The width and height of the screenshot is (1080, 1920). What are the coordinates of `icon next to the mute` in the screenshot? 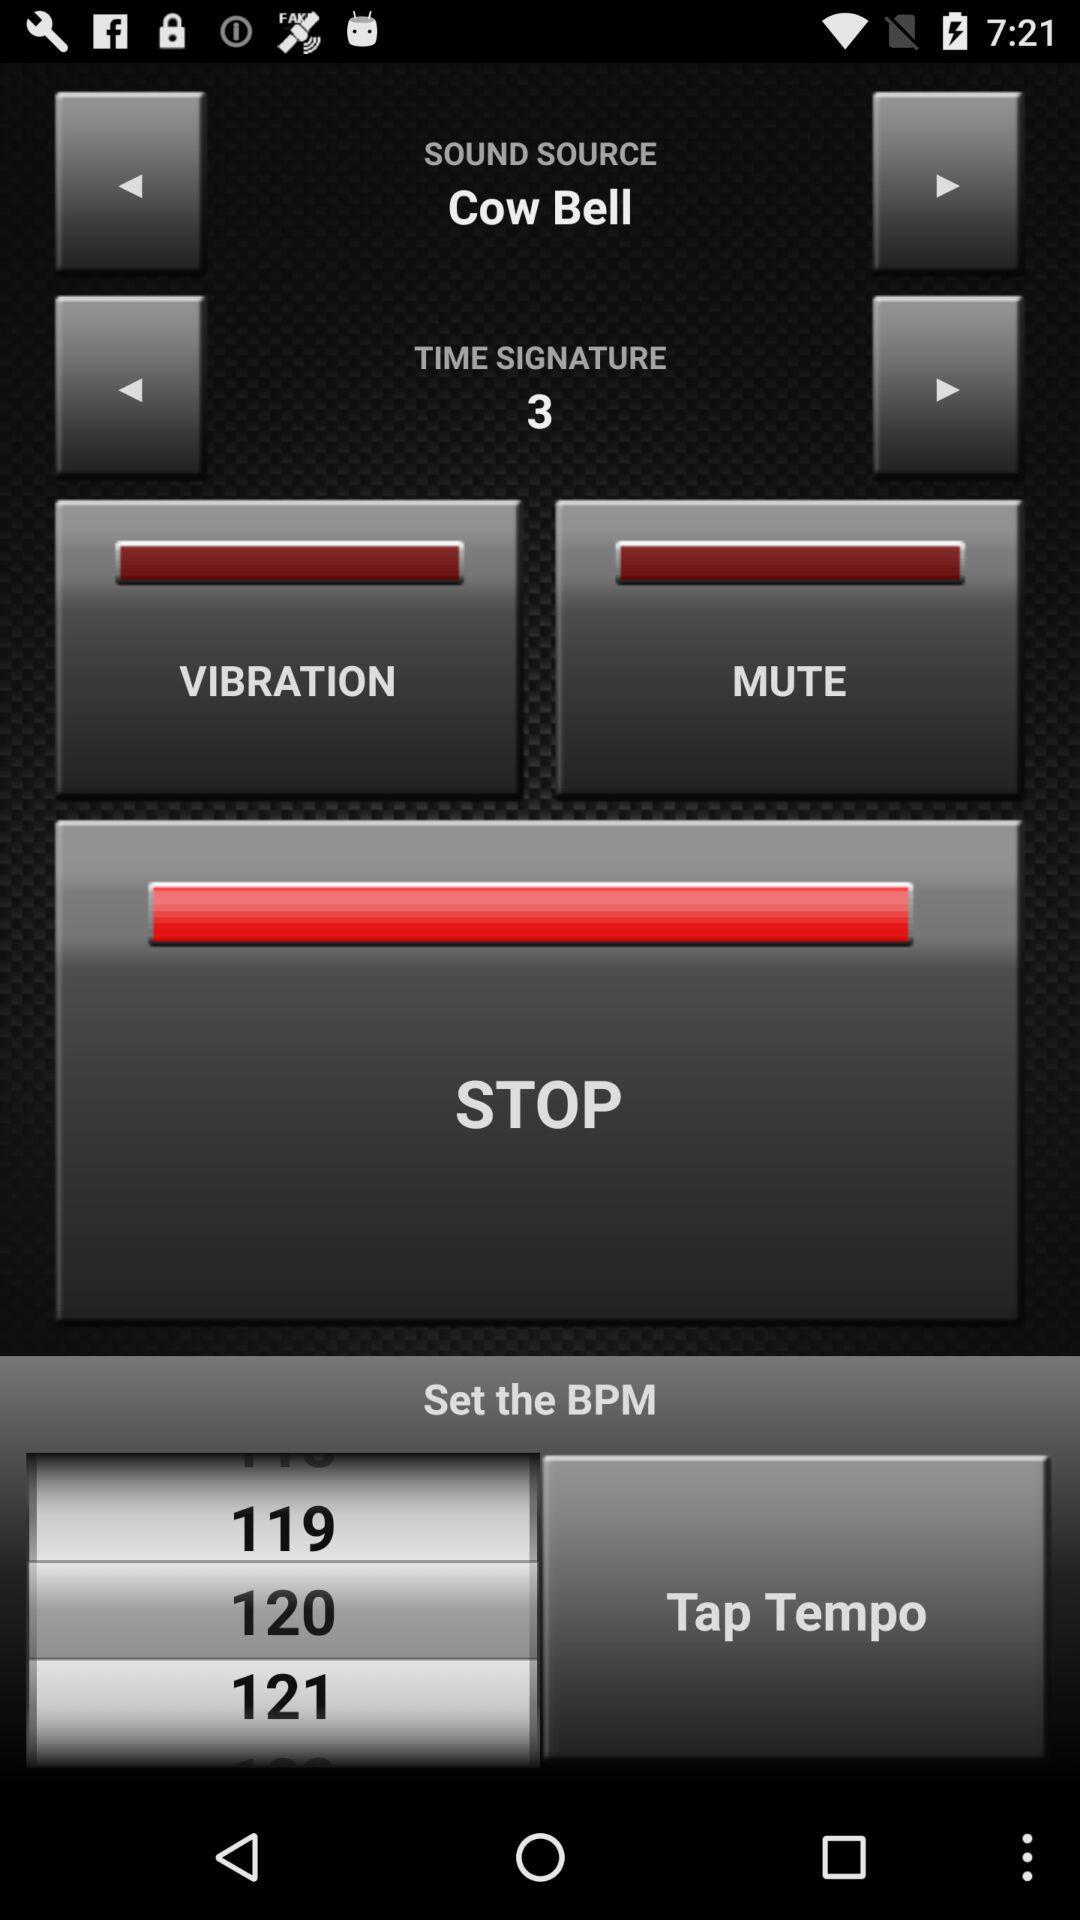 It's located at (289, 650).